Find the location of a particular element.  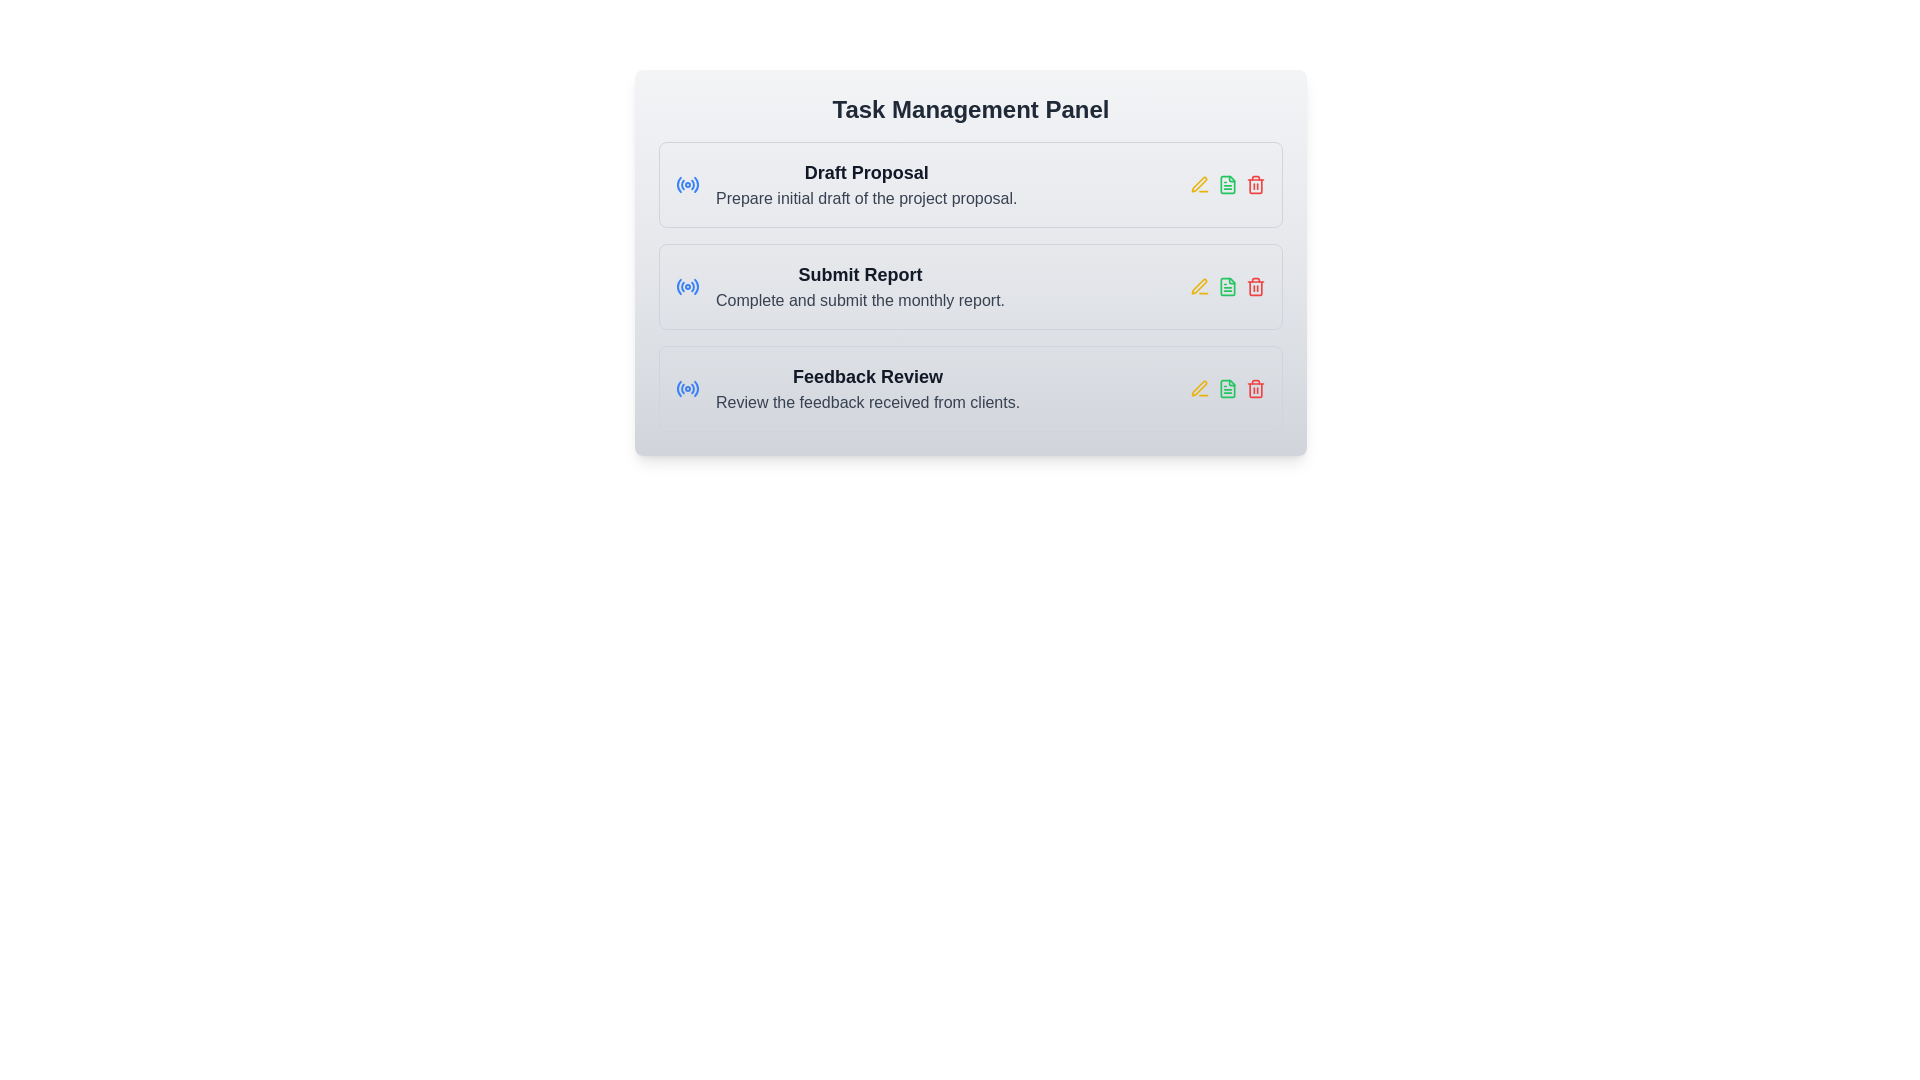

the edit icon located to the left of the 'Submit Report' label in the Task Management Panel is located at coordinates (1200, 286).